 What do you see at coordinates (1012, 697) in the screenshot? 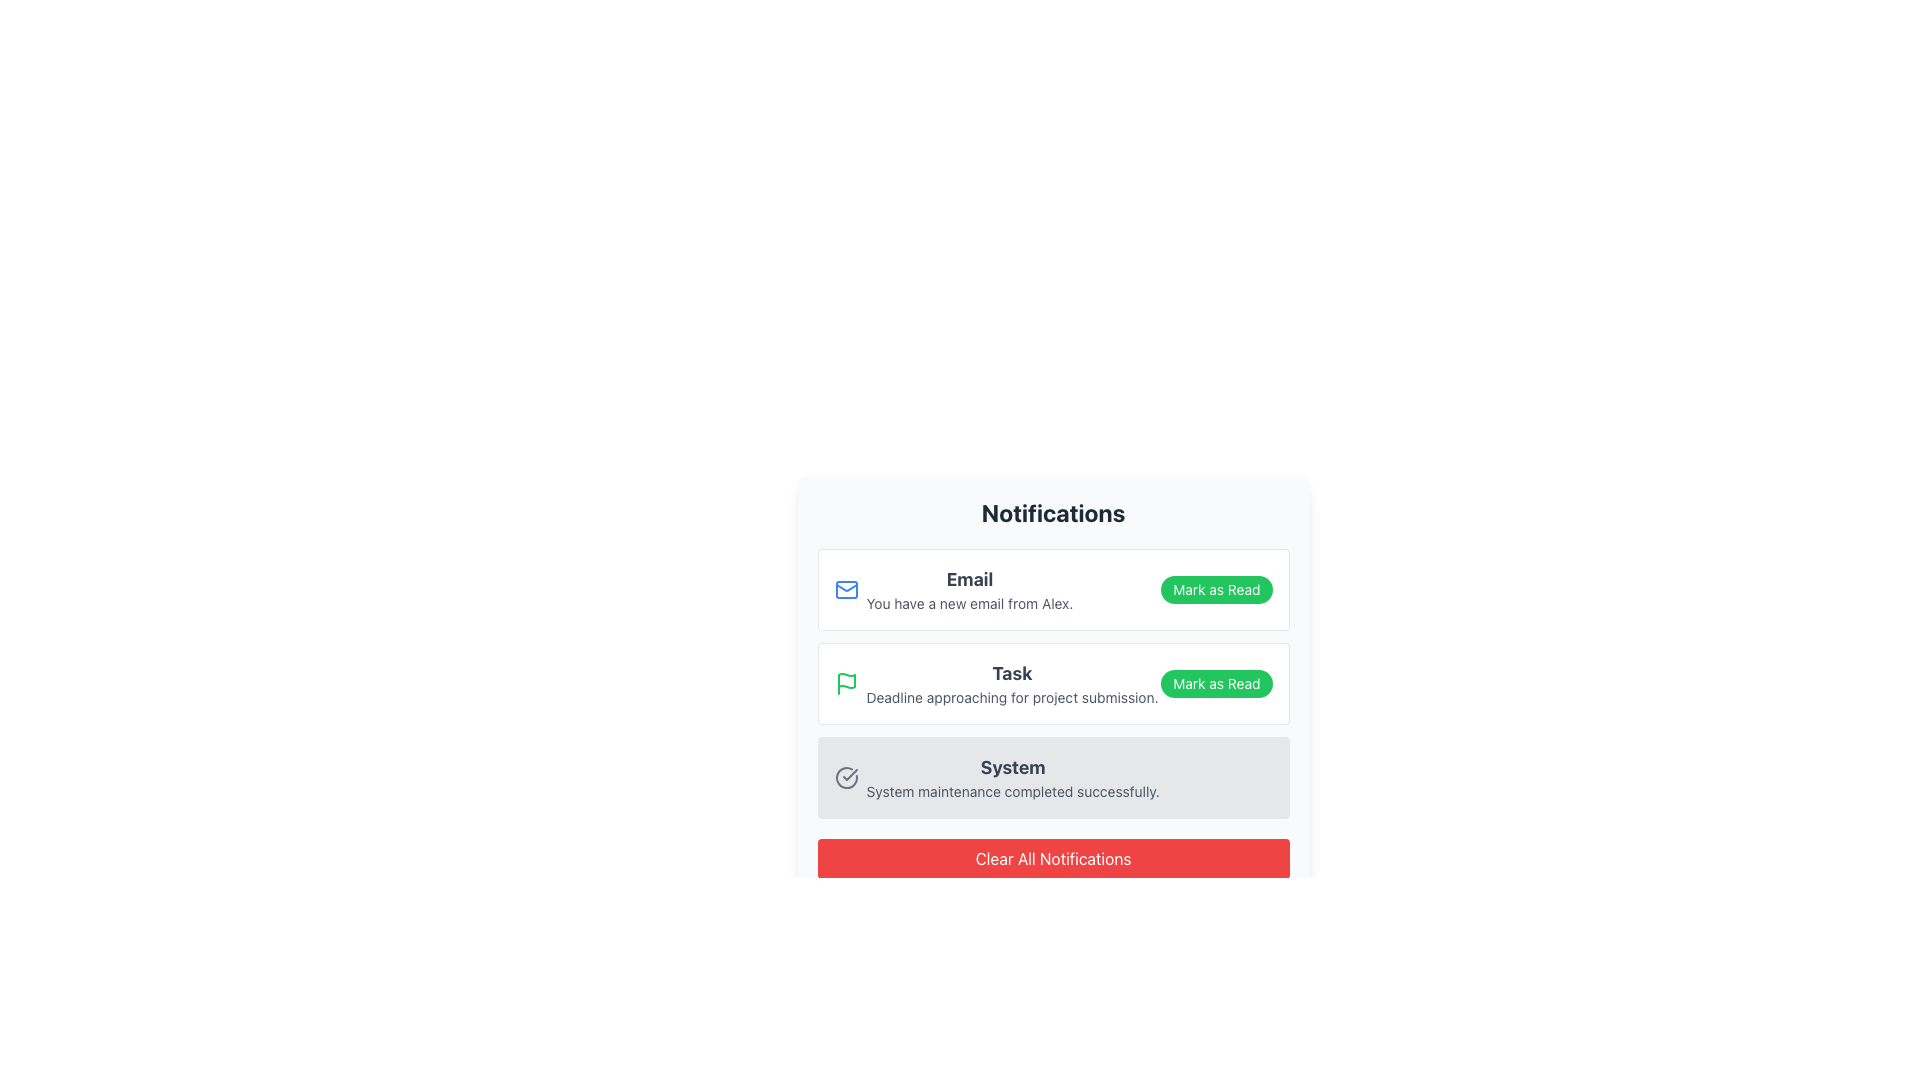
I see `the text label that reads 'Deadline approaching for project submission.' located just below the 'Task' heading in the notifications section` at bounding box center [1012, 697].